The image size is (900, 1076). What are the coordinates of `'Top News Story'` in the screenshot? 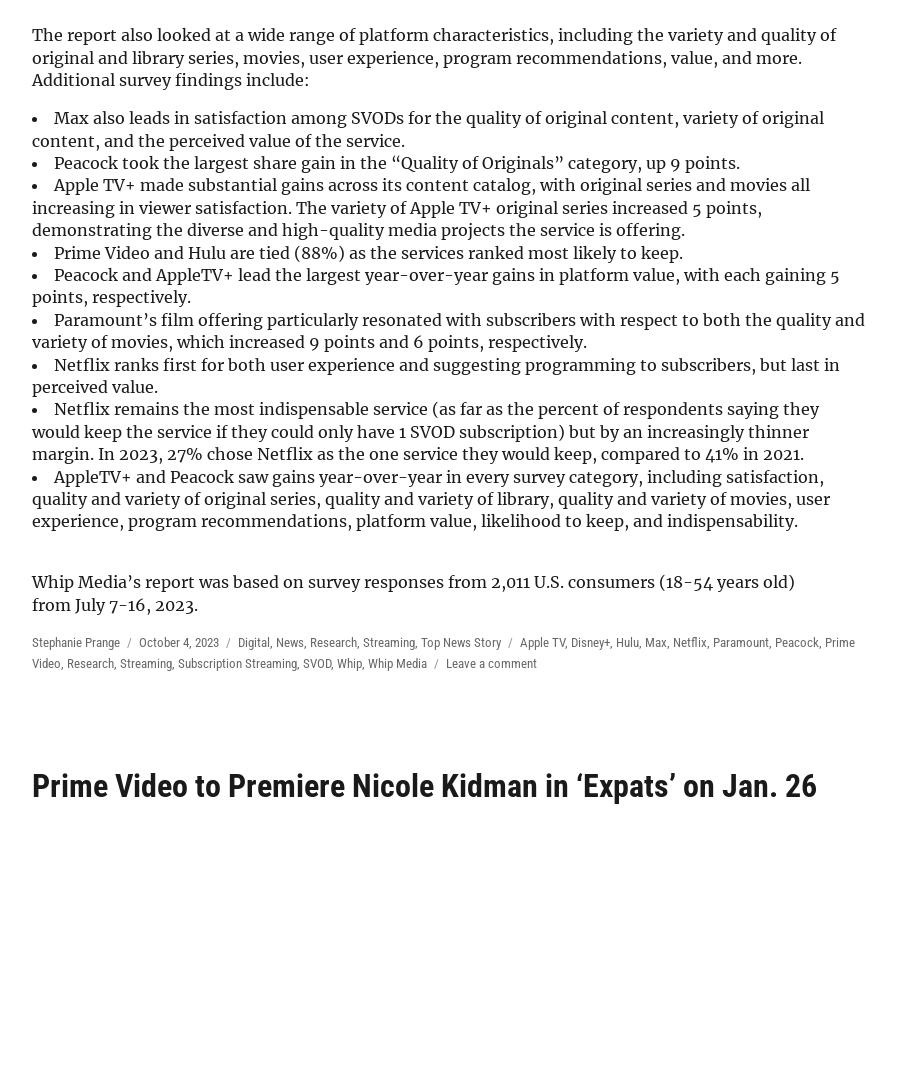 It's located at (459, 640).